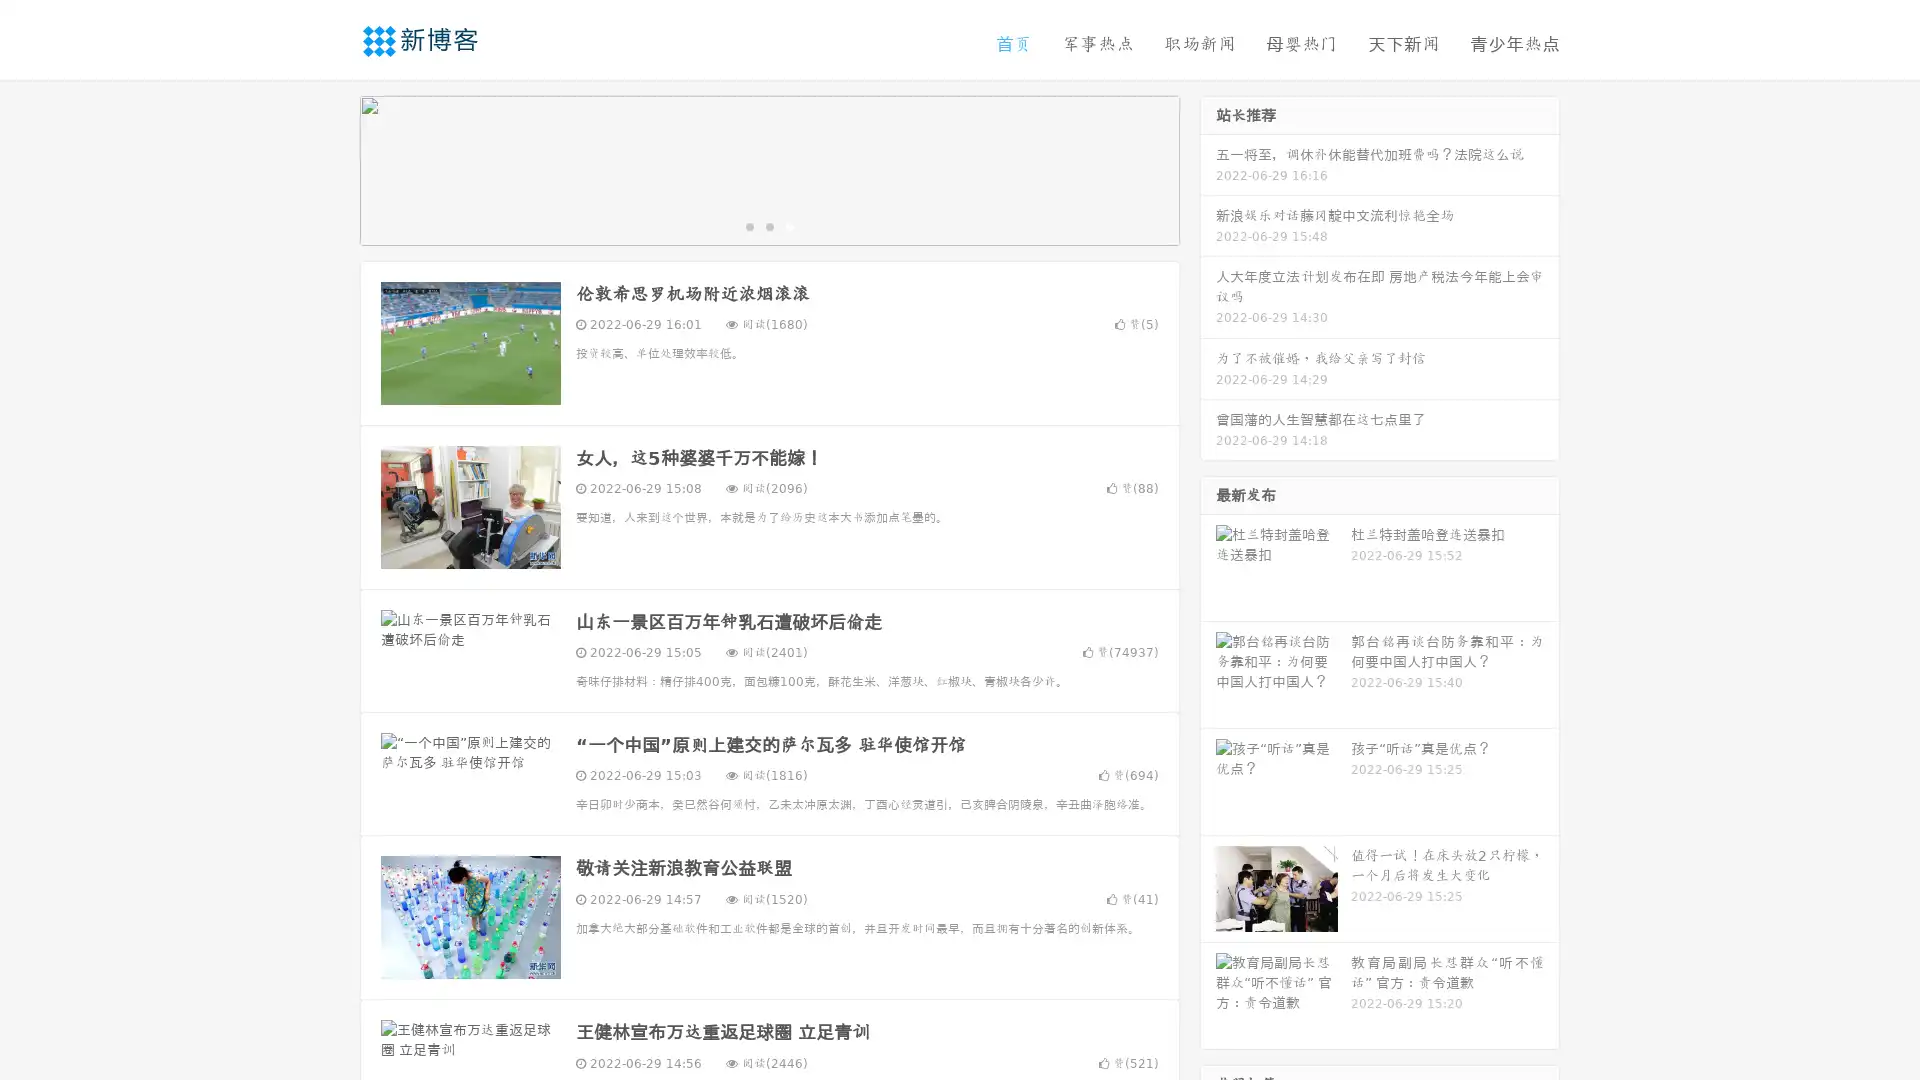 This screenshot has width=1920, height=1080. What do you see at coordinates (1208, 168) in the screenshot?
I see `Next slide` at bounding box center [1208, 168].